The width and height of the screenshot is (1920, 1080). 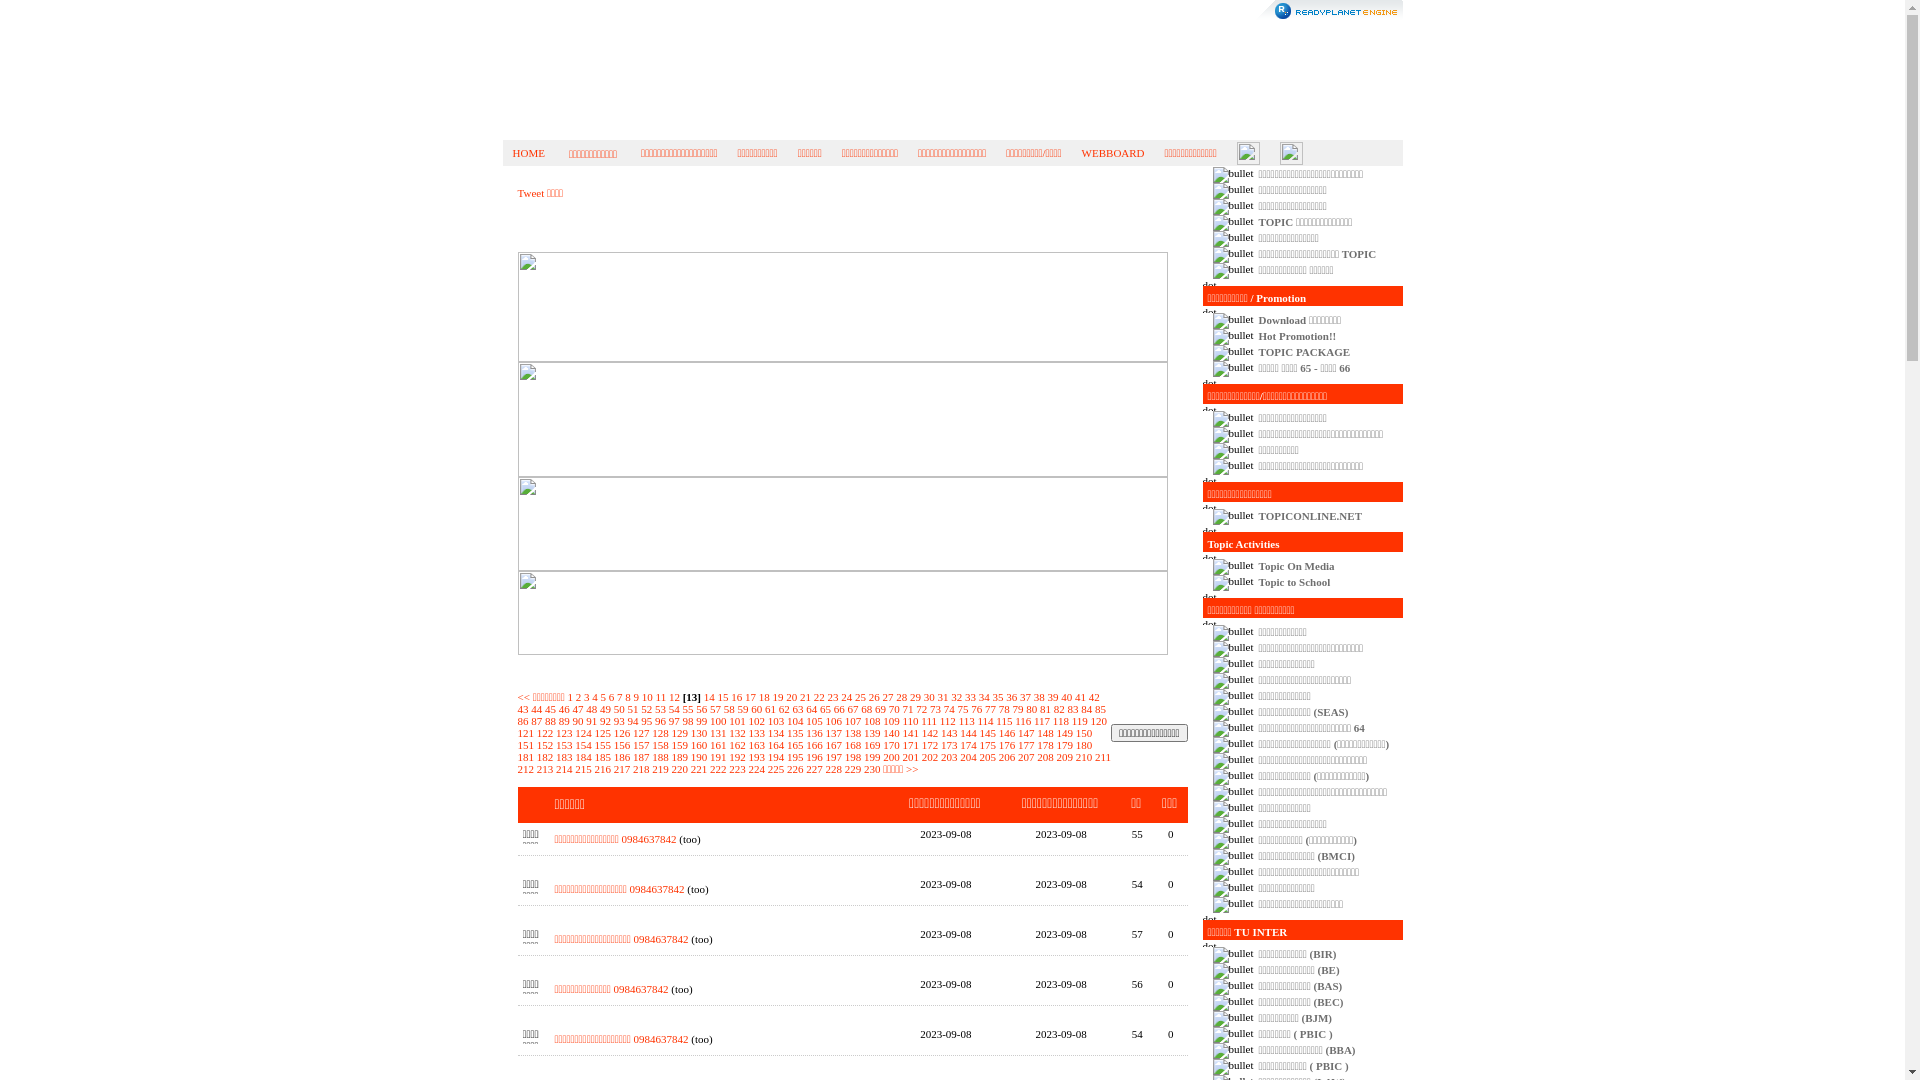 I want to click on '101', so click(x=736, y=721).